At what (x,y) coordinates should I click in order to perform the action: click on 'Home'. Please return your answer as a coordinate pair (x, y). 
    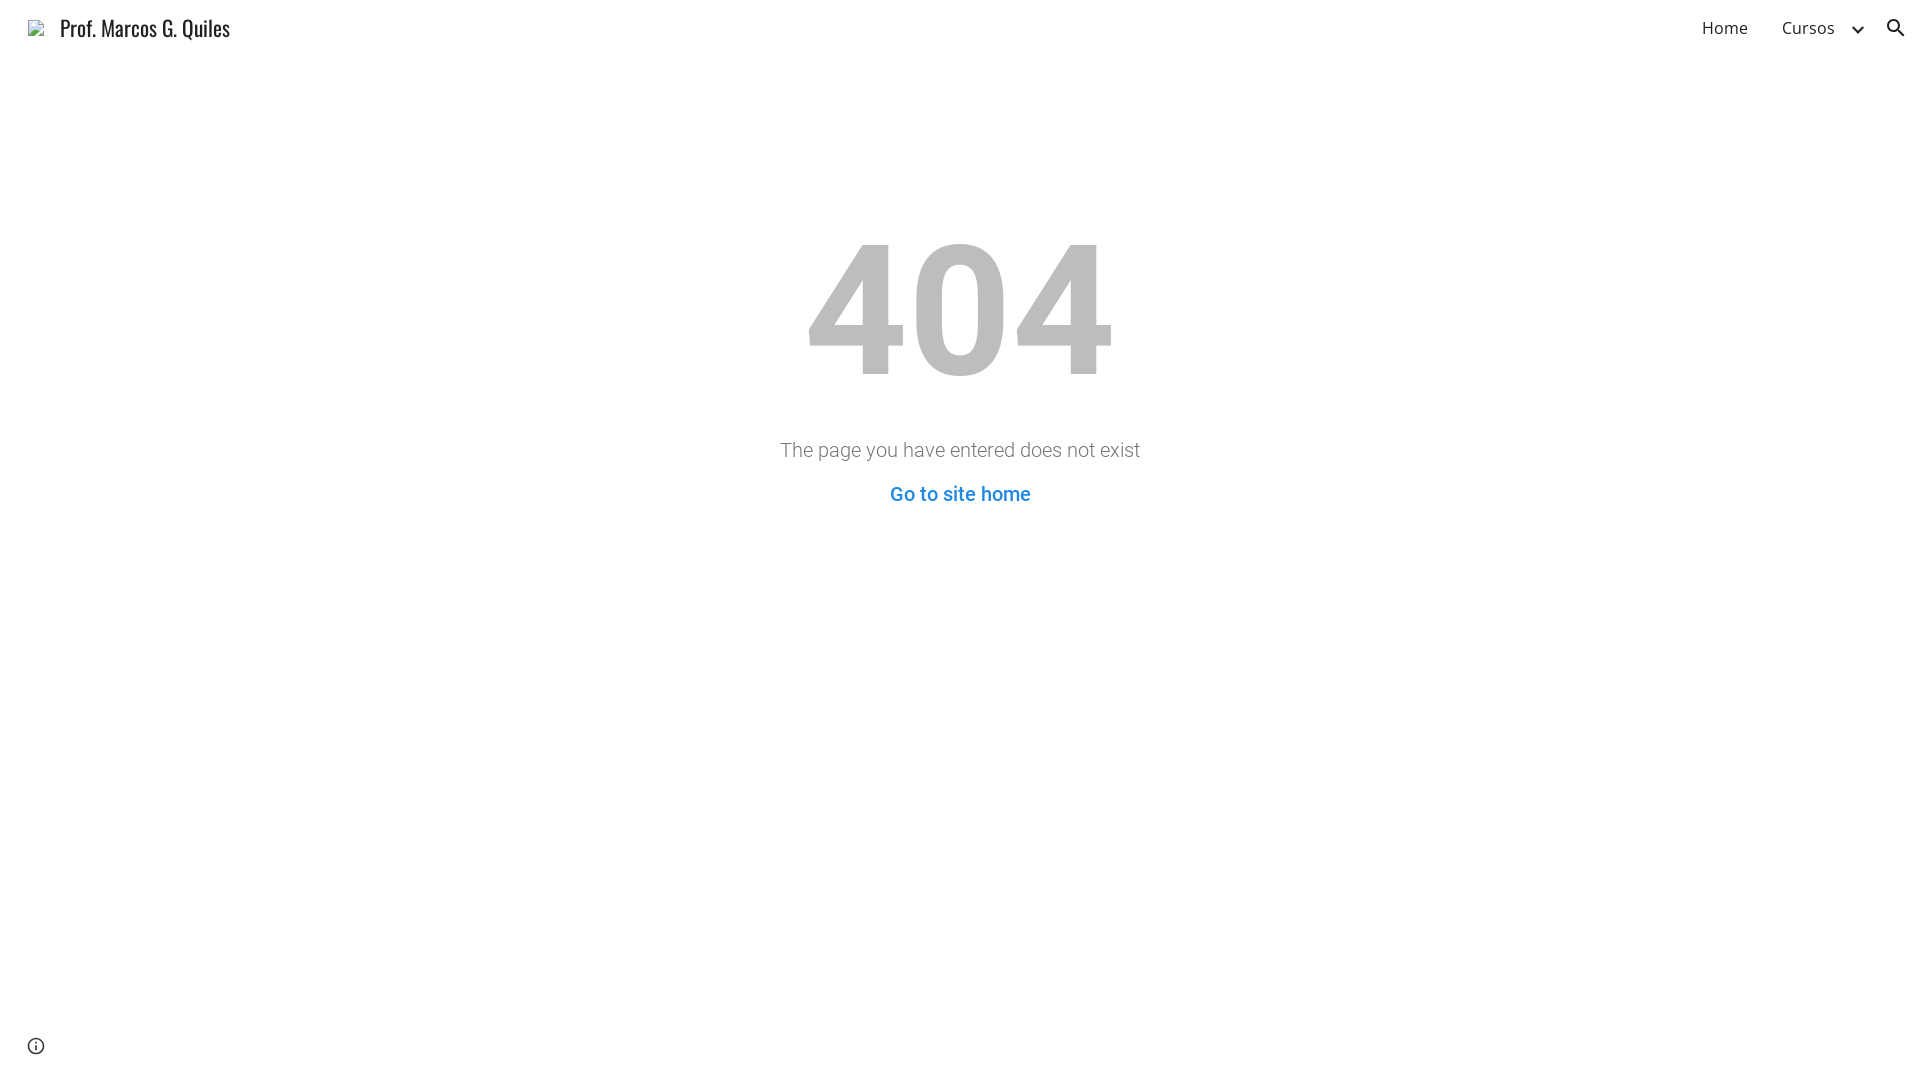
    Looking at the image, I should click on (1723, 27).